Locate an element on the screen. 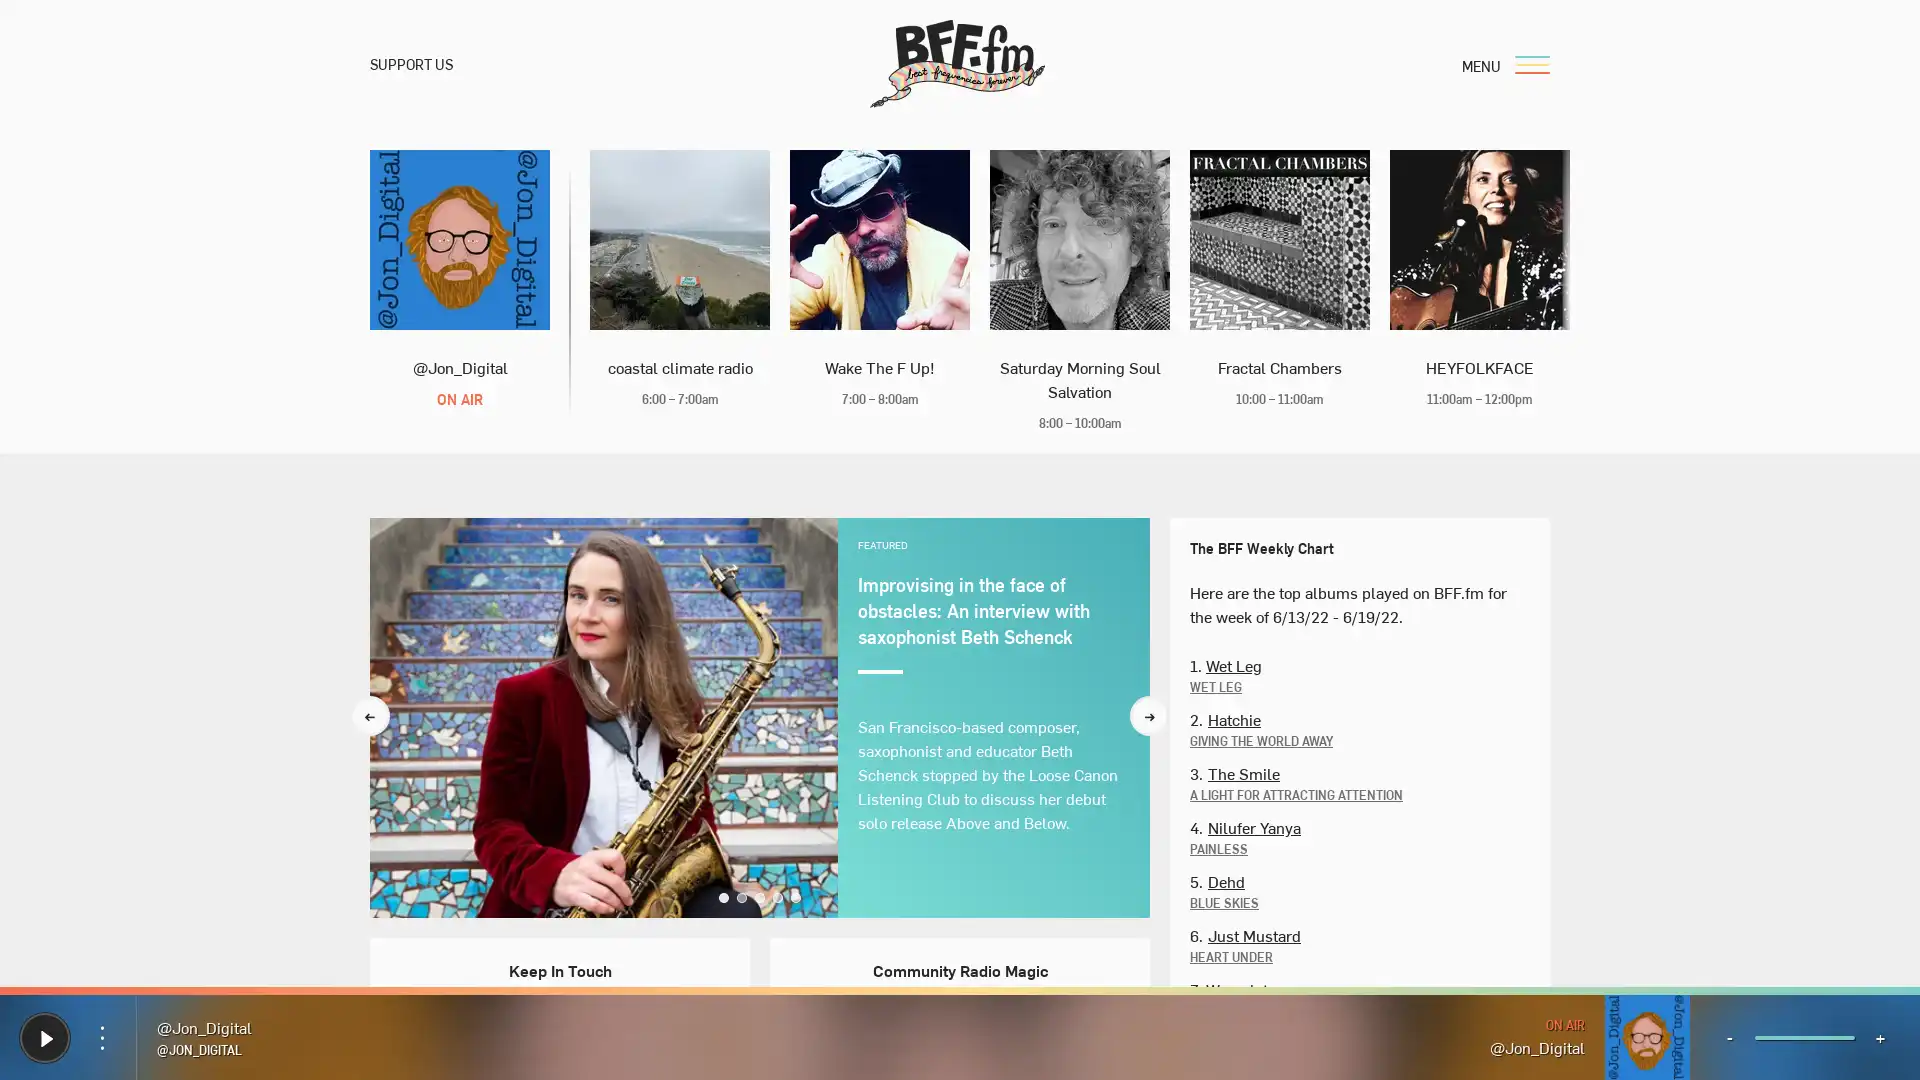 The image size is (1920, 1080). Donate is located at coordinates (65, 986).